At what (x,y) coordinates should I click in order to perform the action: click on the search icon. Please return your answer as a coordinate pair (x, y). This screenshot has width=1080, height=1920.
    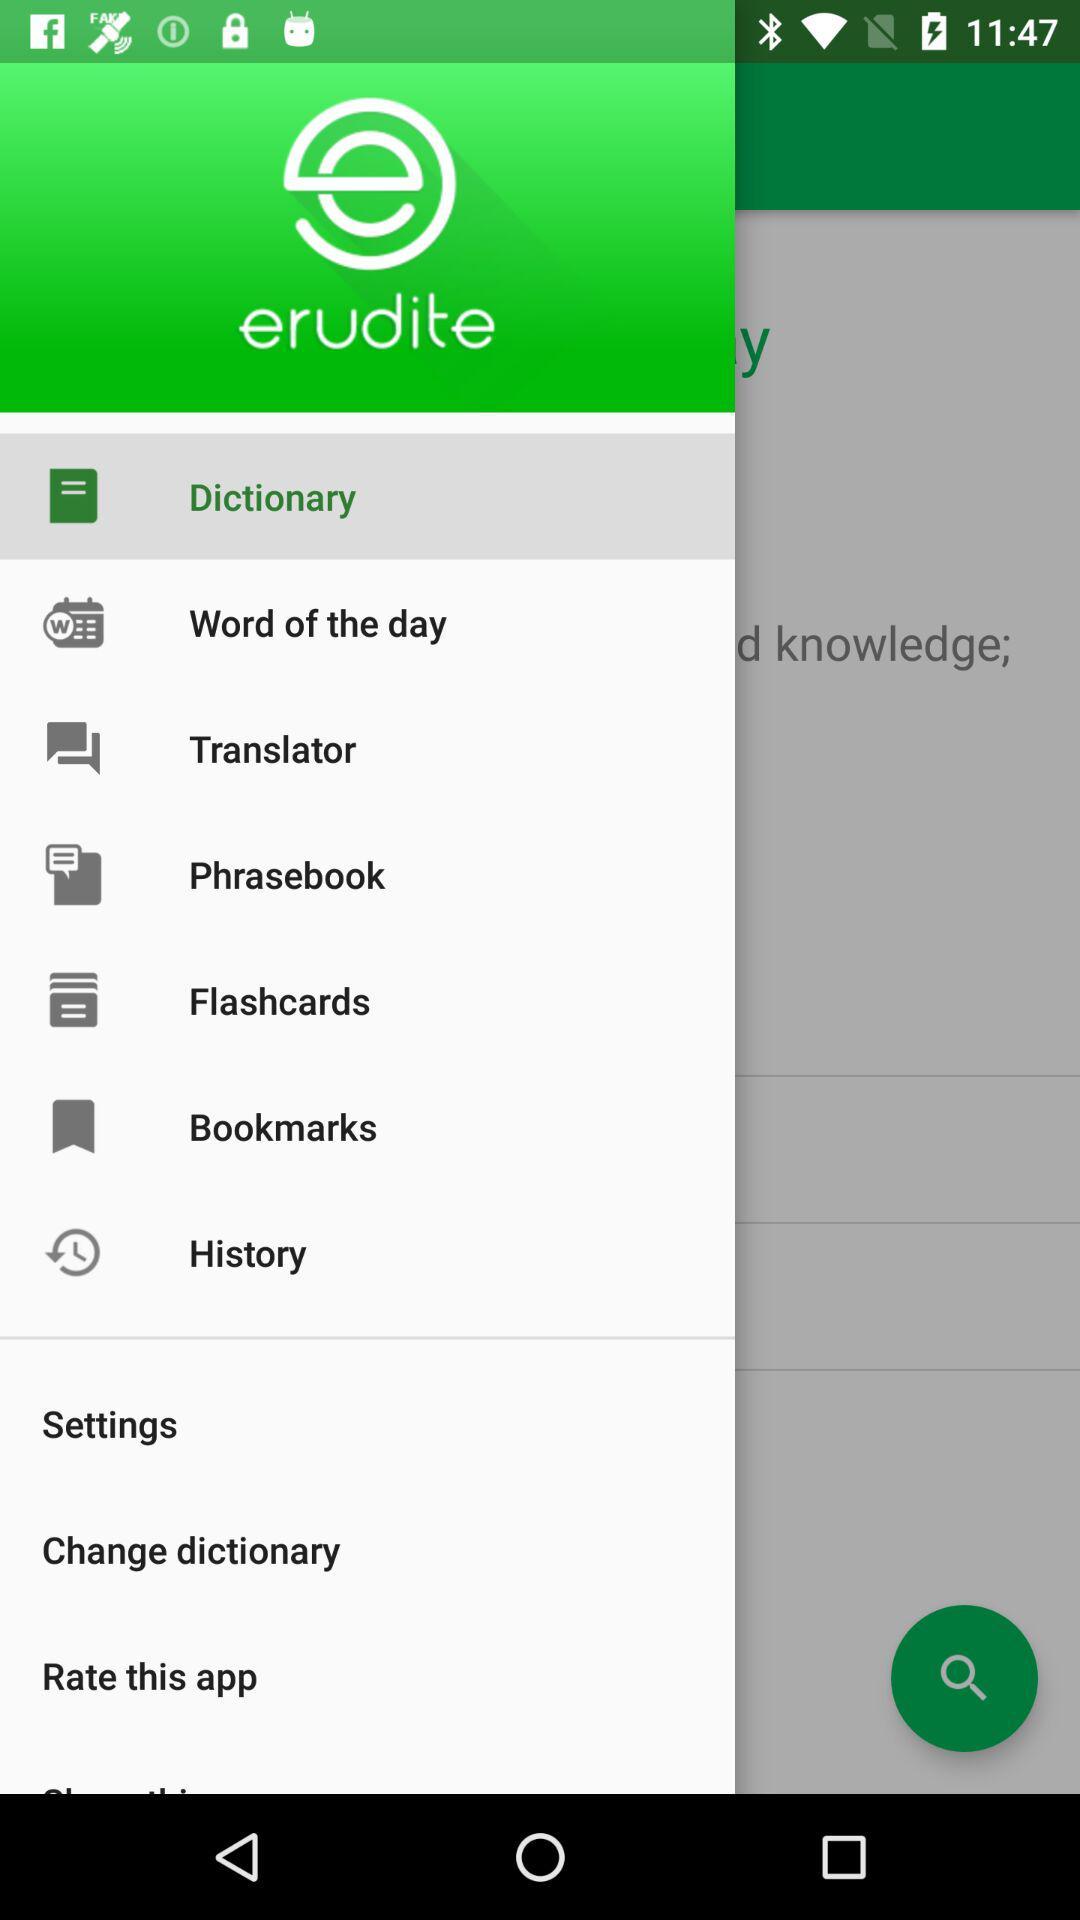
    Looking at the image, I should click on (963, 1678).